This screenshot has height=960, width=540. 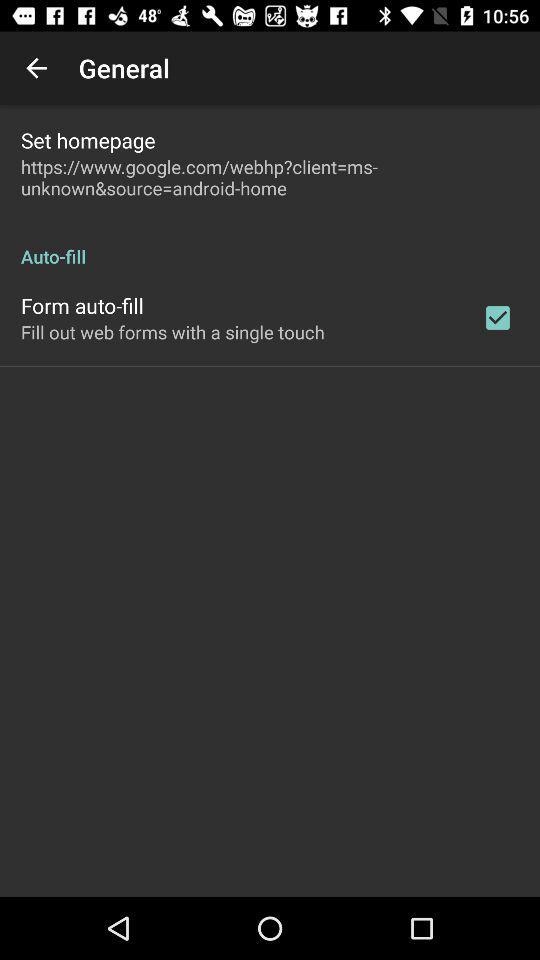 What do you see at coordinates (270, 176) in the screenshot?
I see `item below the set homepage item` at bounding box center [270, 176].